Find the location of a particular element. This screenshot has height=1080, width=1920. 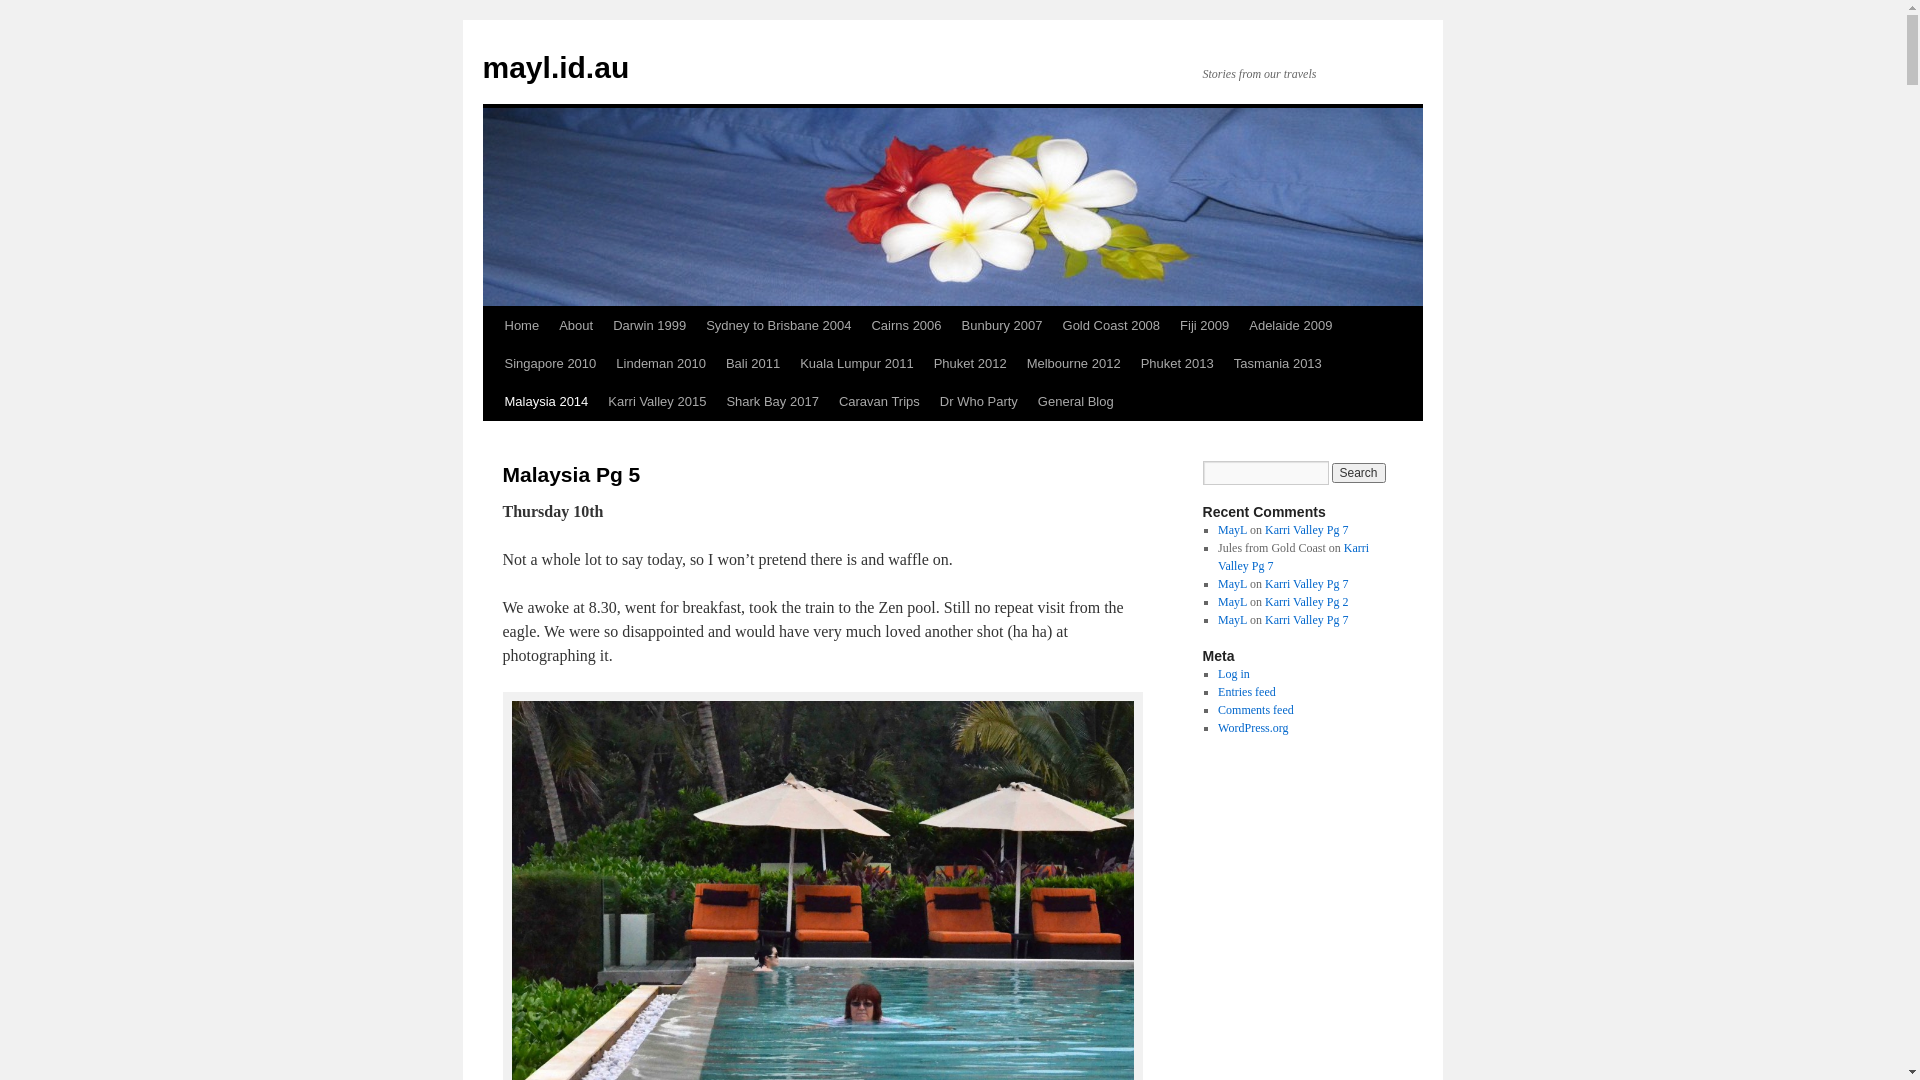

'Comments feed' is located at coordinates (1255, 708).